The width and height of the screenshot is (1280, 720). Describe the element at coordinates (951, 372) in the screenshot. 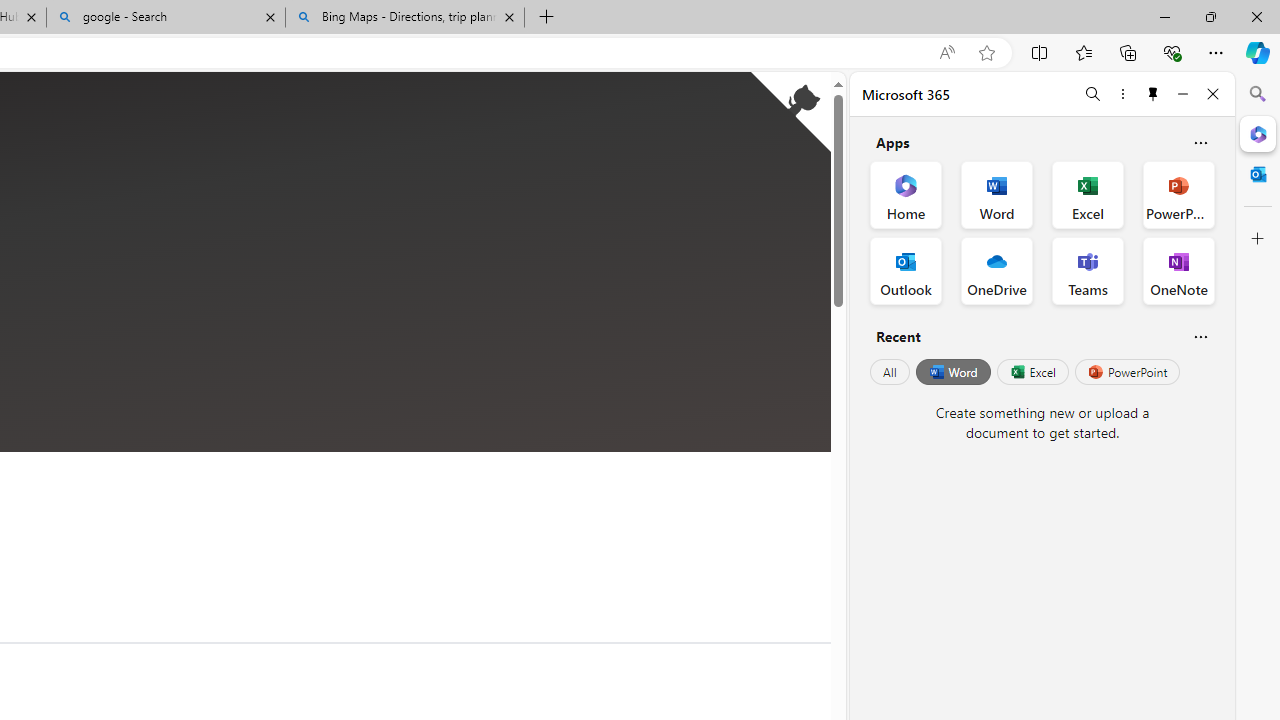

I see `'Word'` at that location.